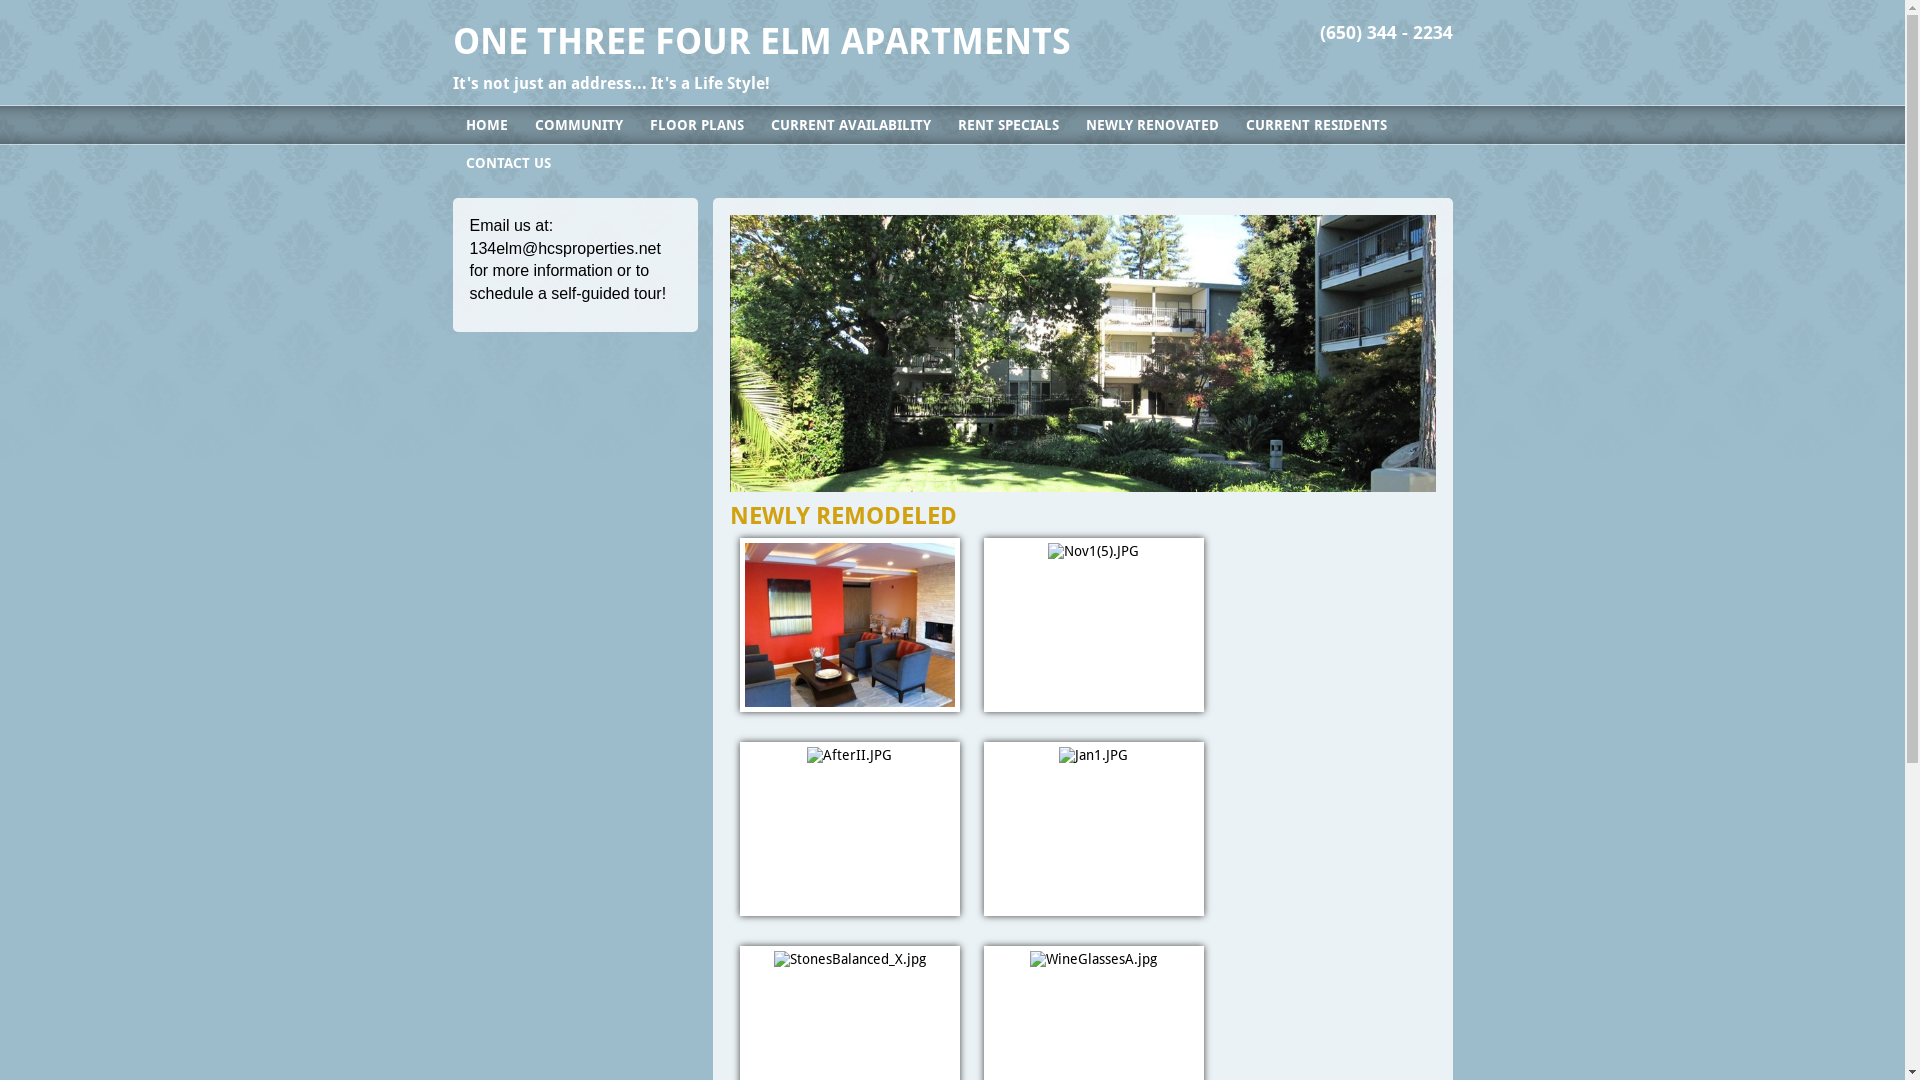 The width and height of the screenshot is (1920, 1080). I want to click on 'ONE THREE FOUR ELM APARTMENTS', so click(760, 41).